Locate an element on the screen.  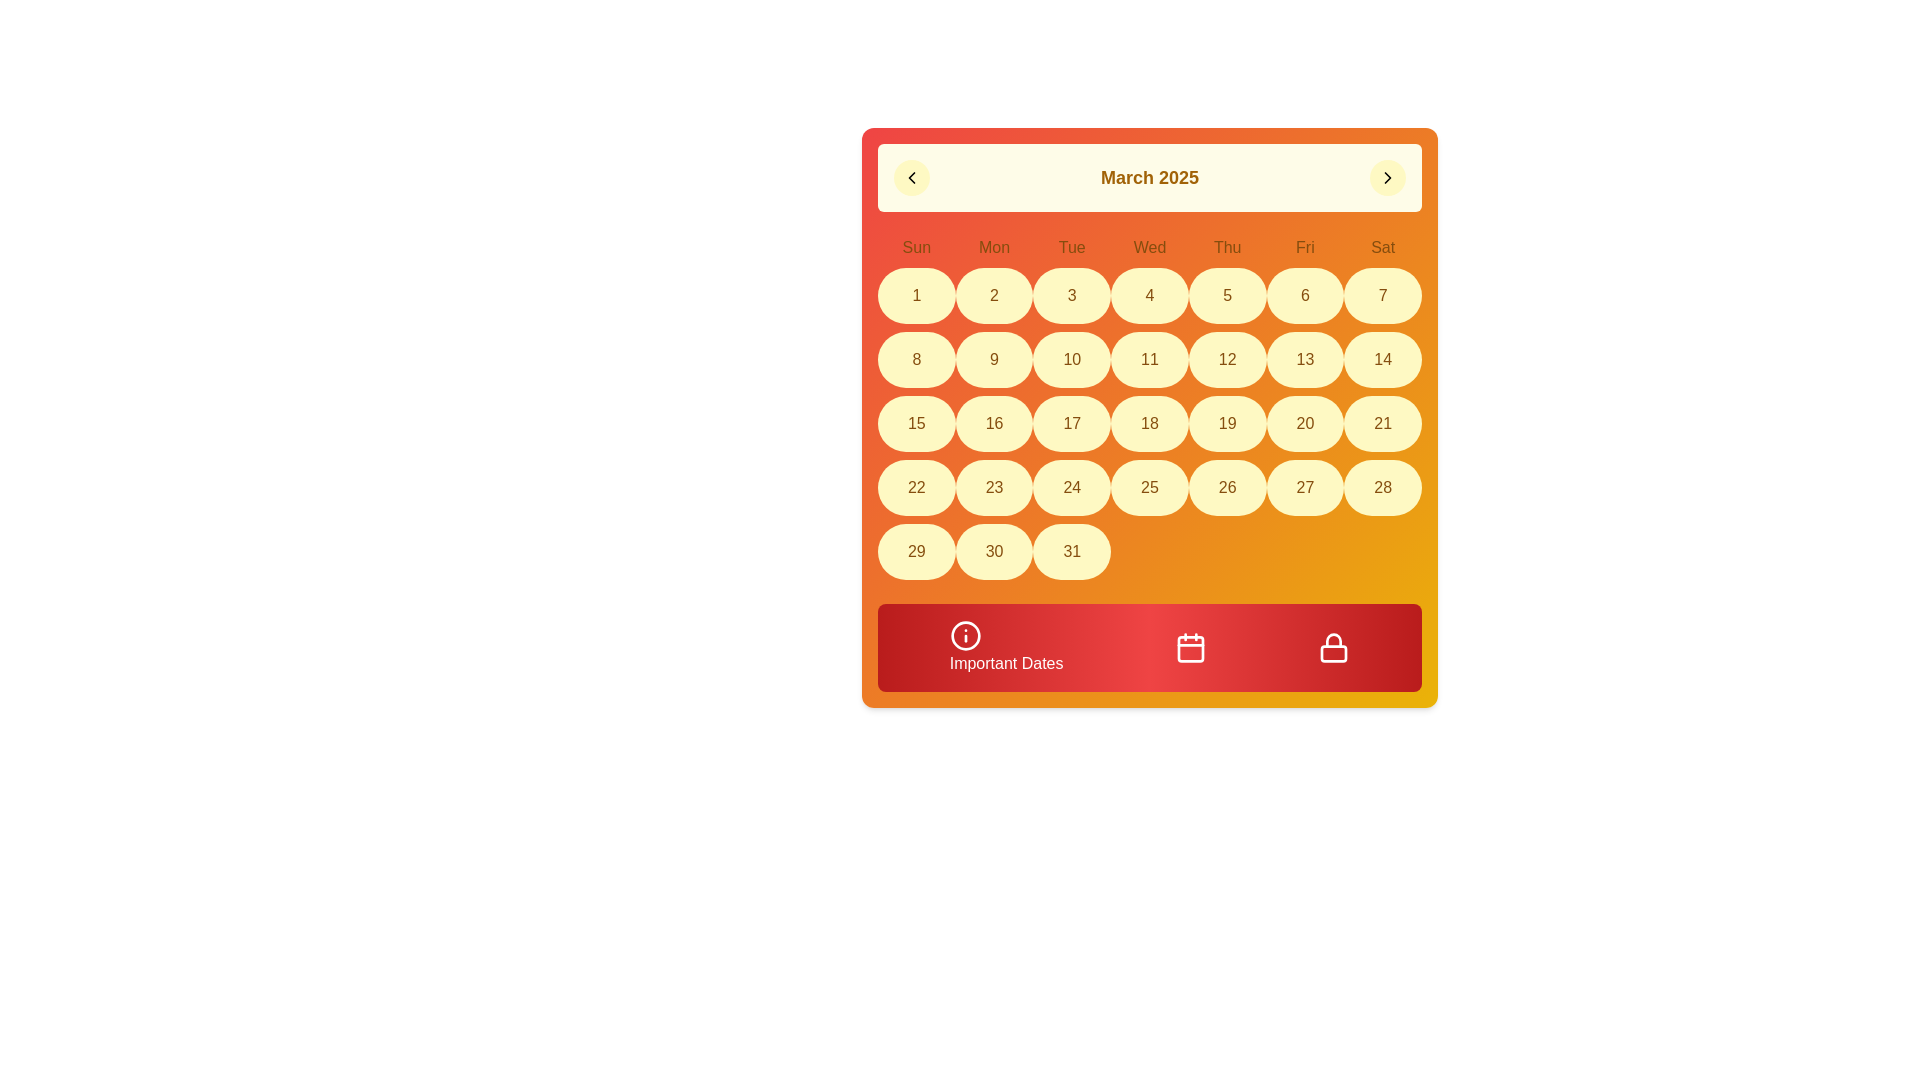
the button located in the bottom section of the interface, aligned to the left-most side among three similar buttons is located at coordinates (1006, 648).